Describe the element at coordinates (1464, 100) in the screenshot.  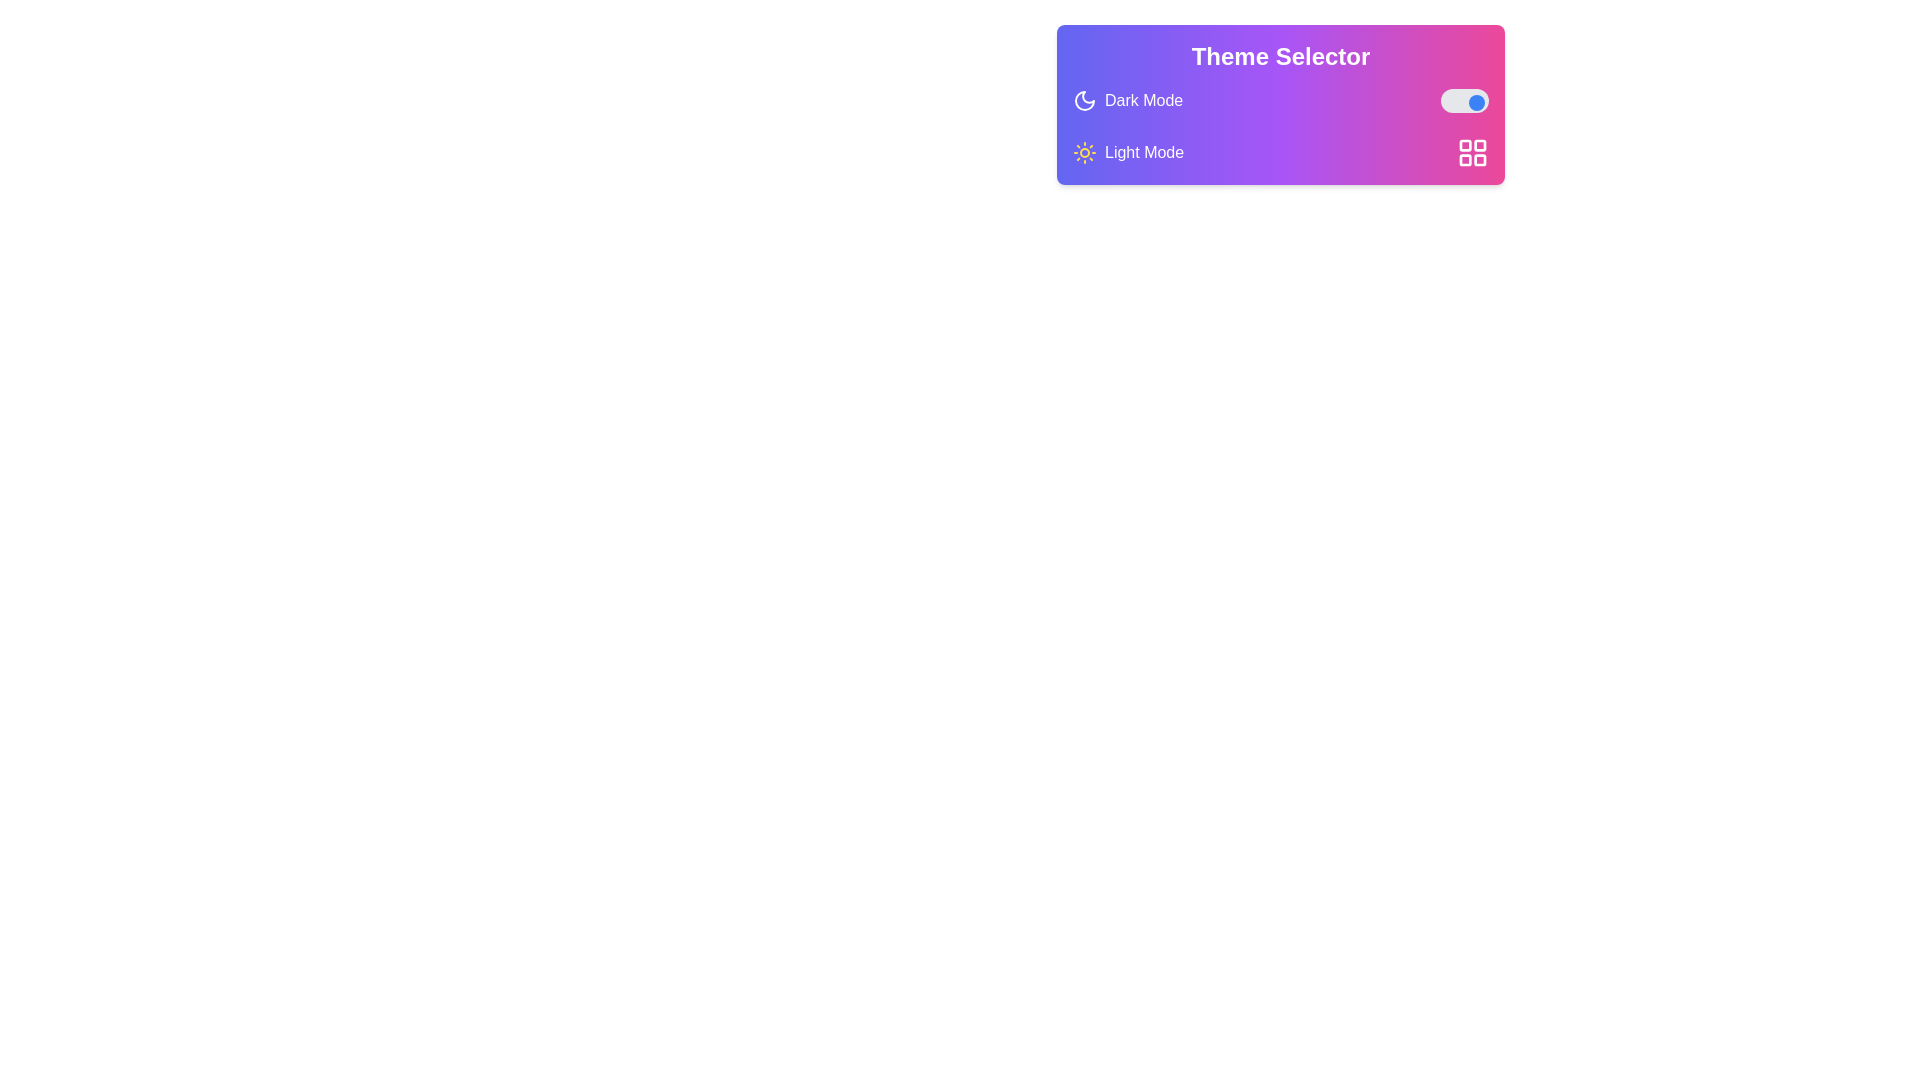
I see `the toggle switch for 'Dark Mode' located in the upper-right section of the Theme Selector layout` at that location.